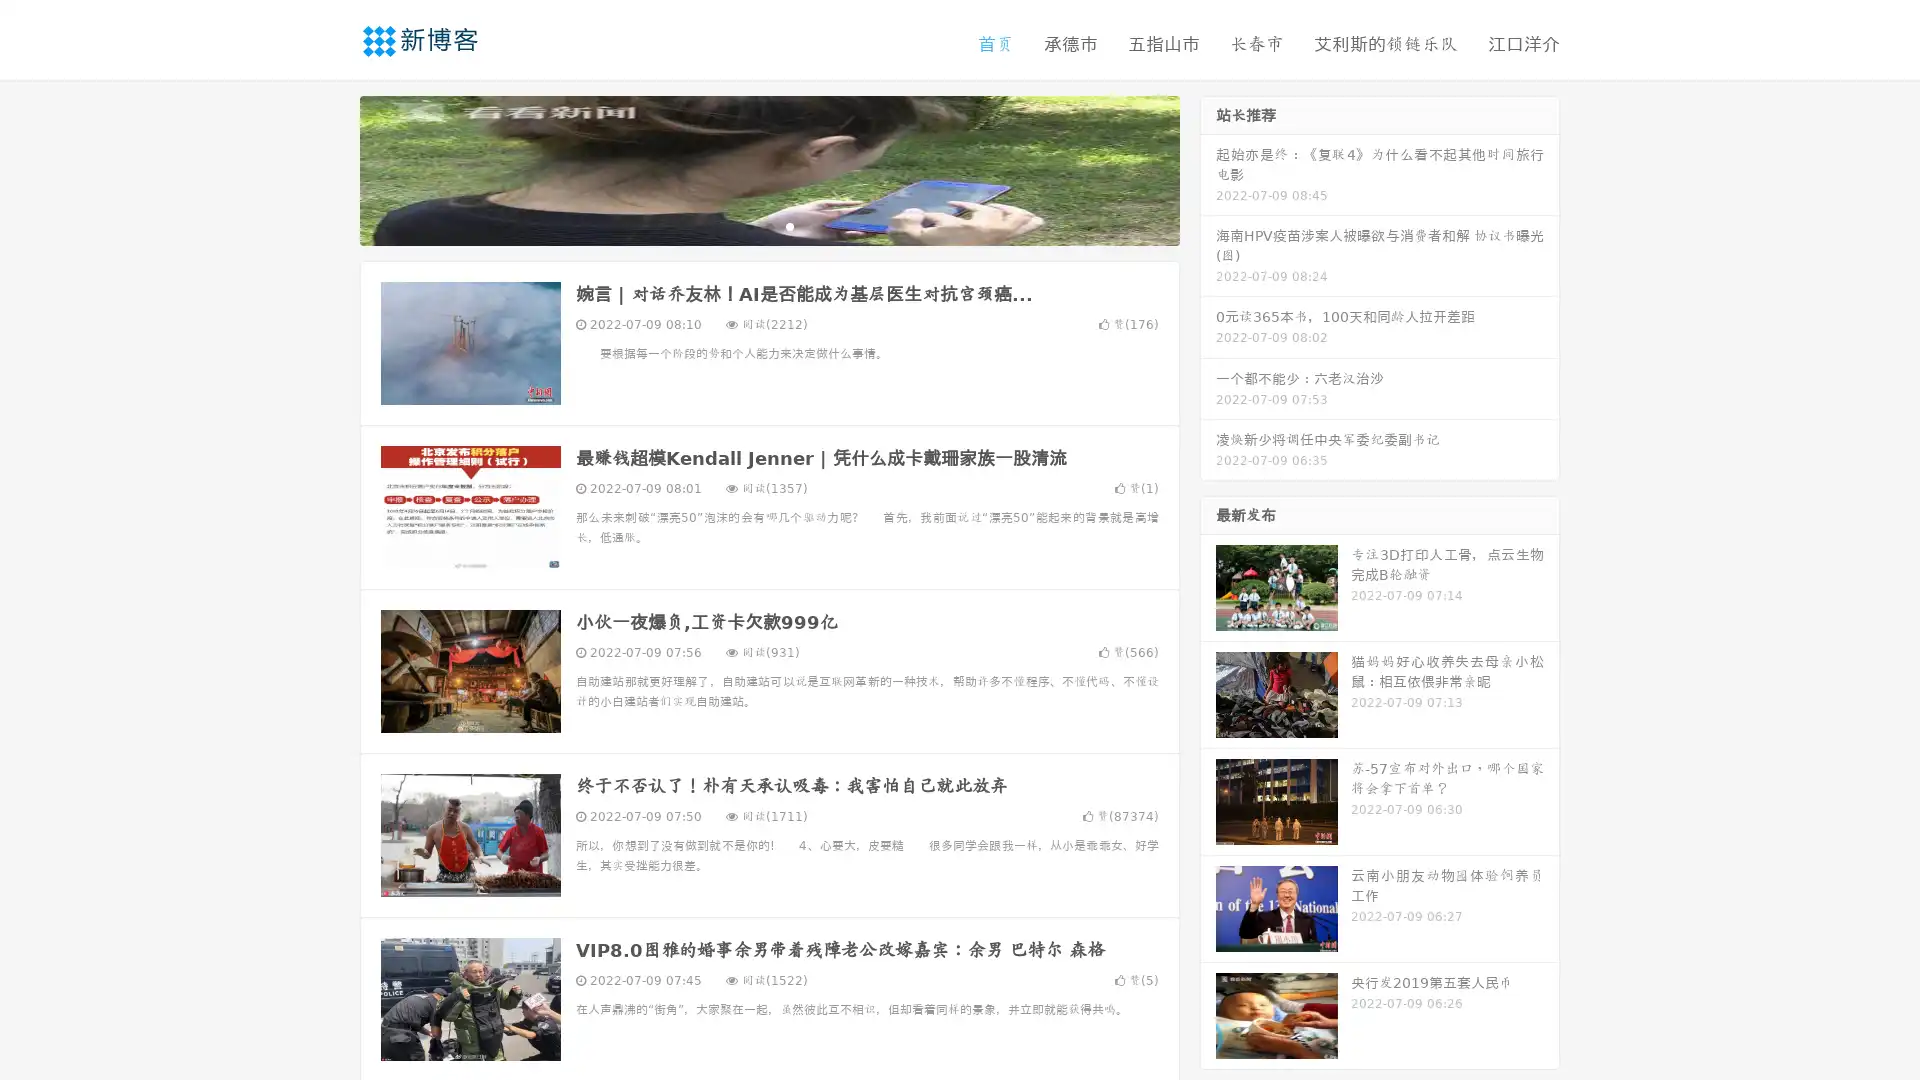  What do you see at coordinates (330, 168) in the screenshot?
I see `Previous slide` at bounding box center [330, 168].